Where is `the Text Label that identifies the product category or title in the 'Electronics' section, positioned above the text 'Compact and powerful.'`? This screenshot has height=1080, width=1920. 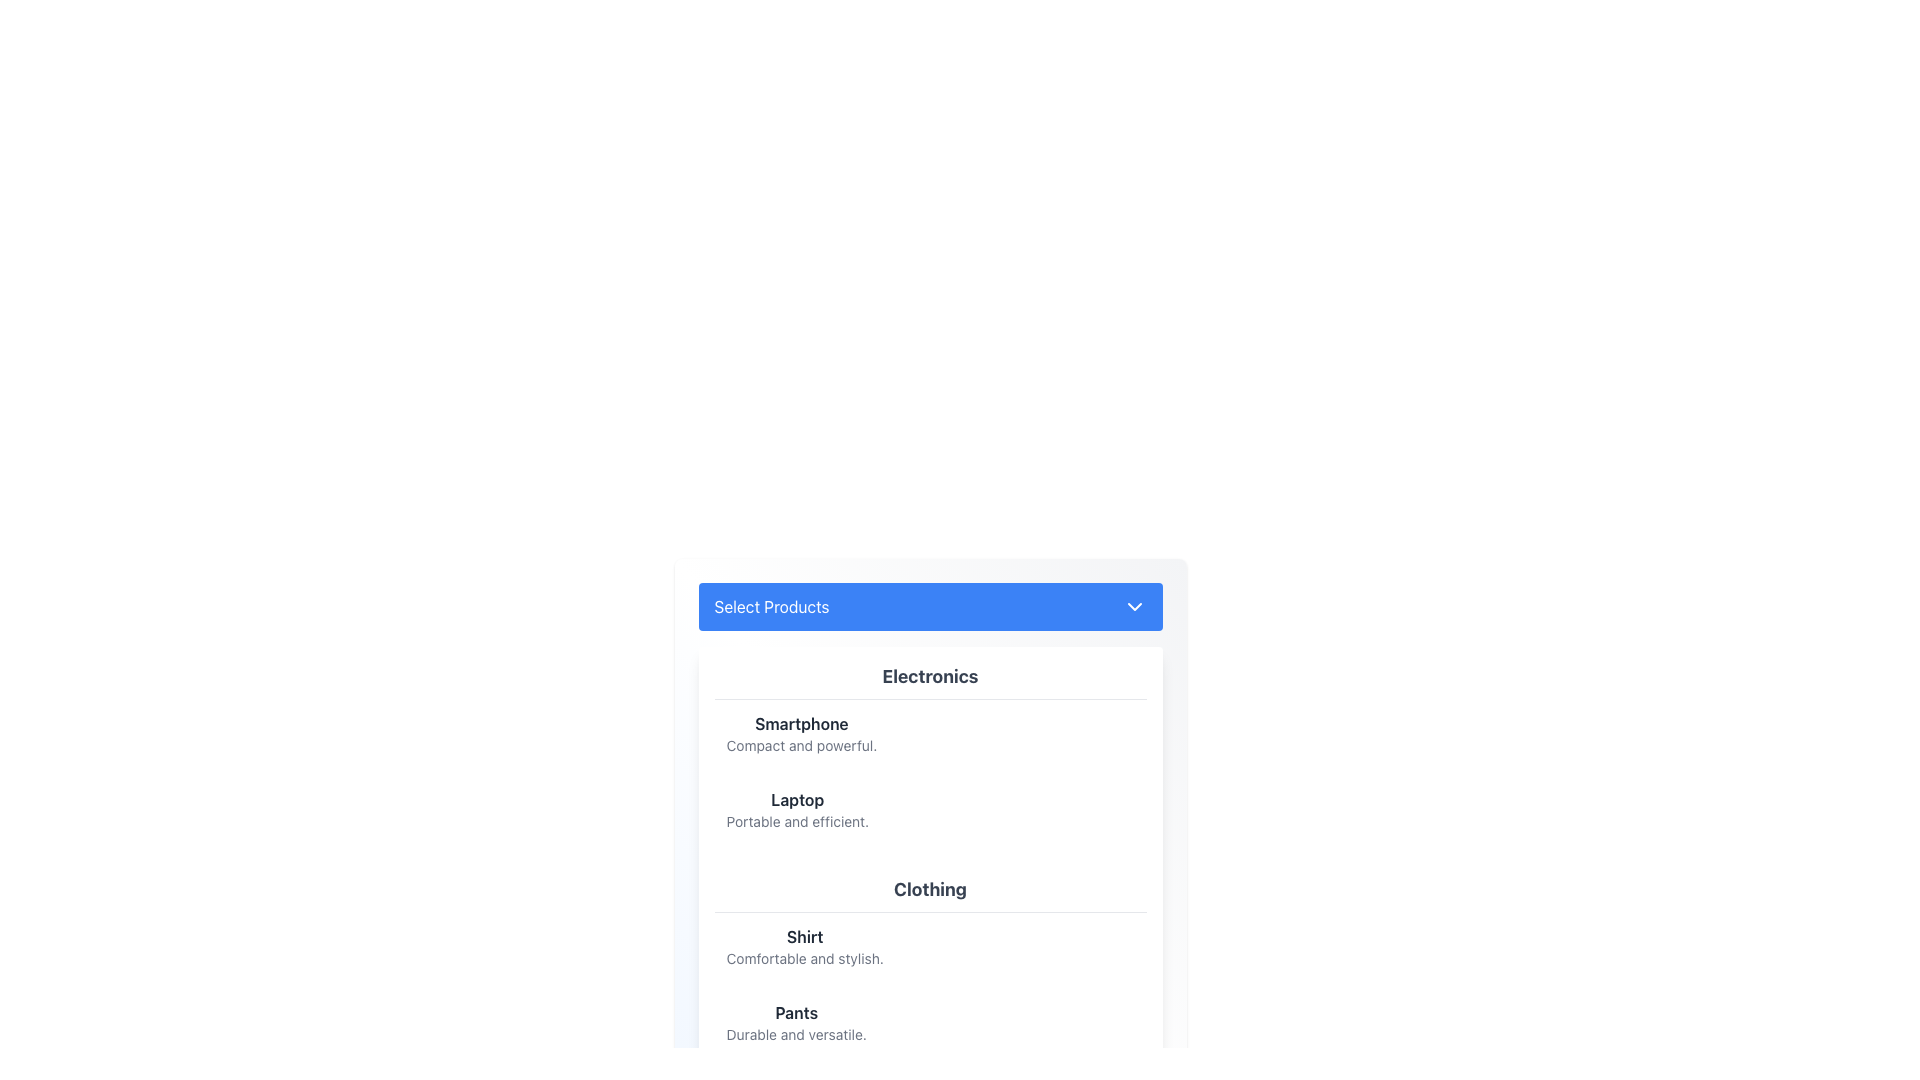 the Text Label that identifies the product category or title in the 'Electronics' section, positioned above the text 'Compact and powerful.' is located at coordinates (801, 724).